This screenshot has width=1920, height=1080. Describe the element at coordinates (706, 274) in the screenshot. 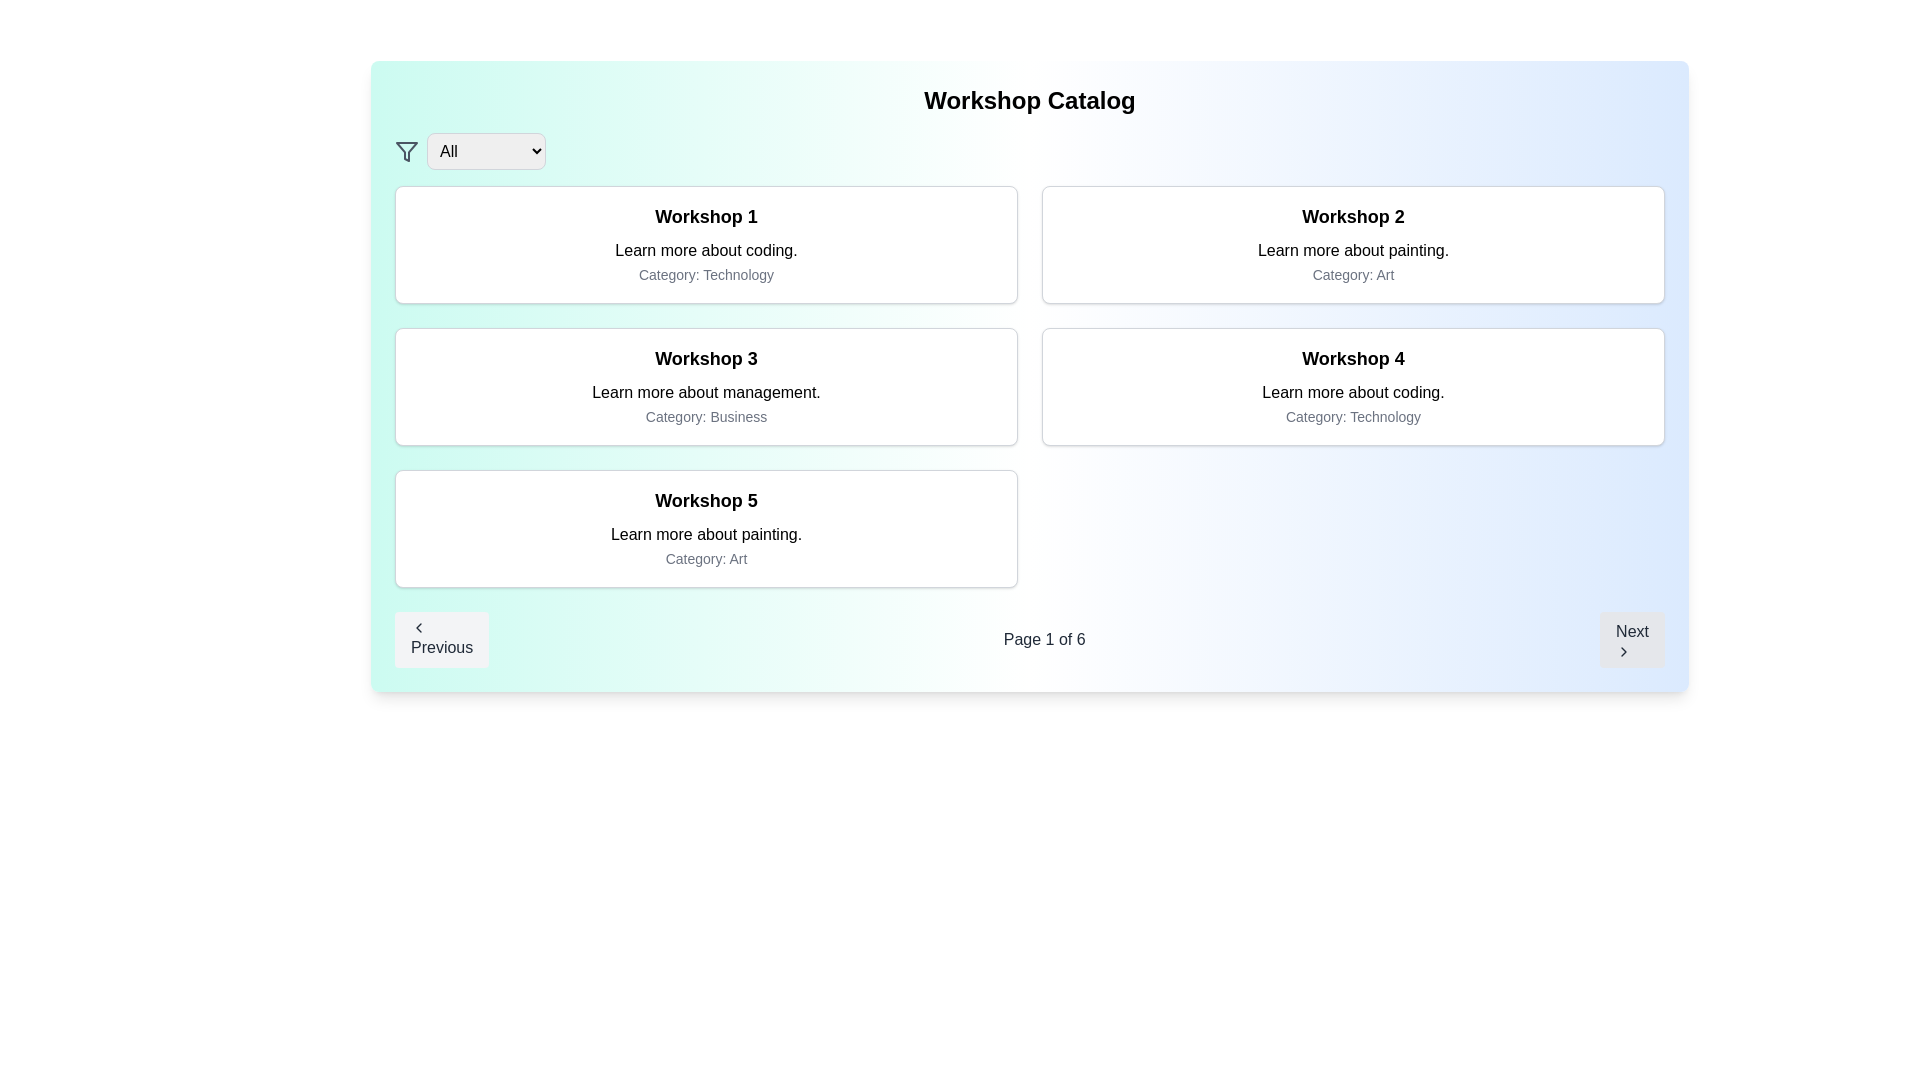

I see `the text label displaying 'Category: Technology', which is located at the bottom of the first card in the grid layout, under the workshop description` at that location.